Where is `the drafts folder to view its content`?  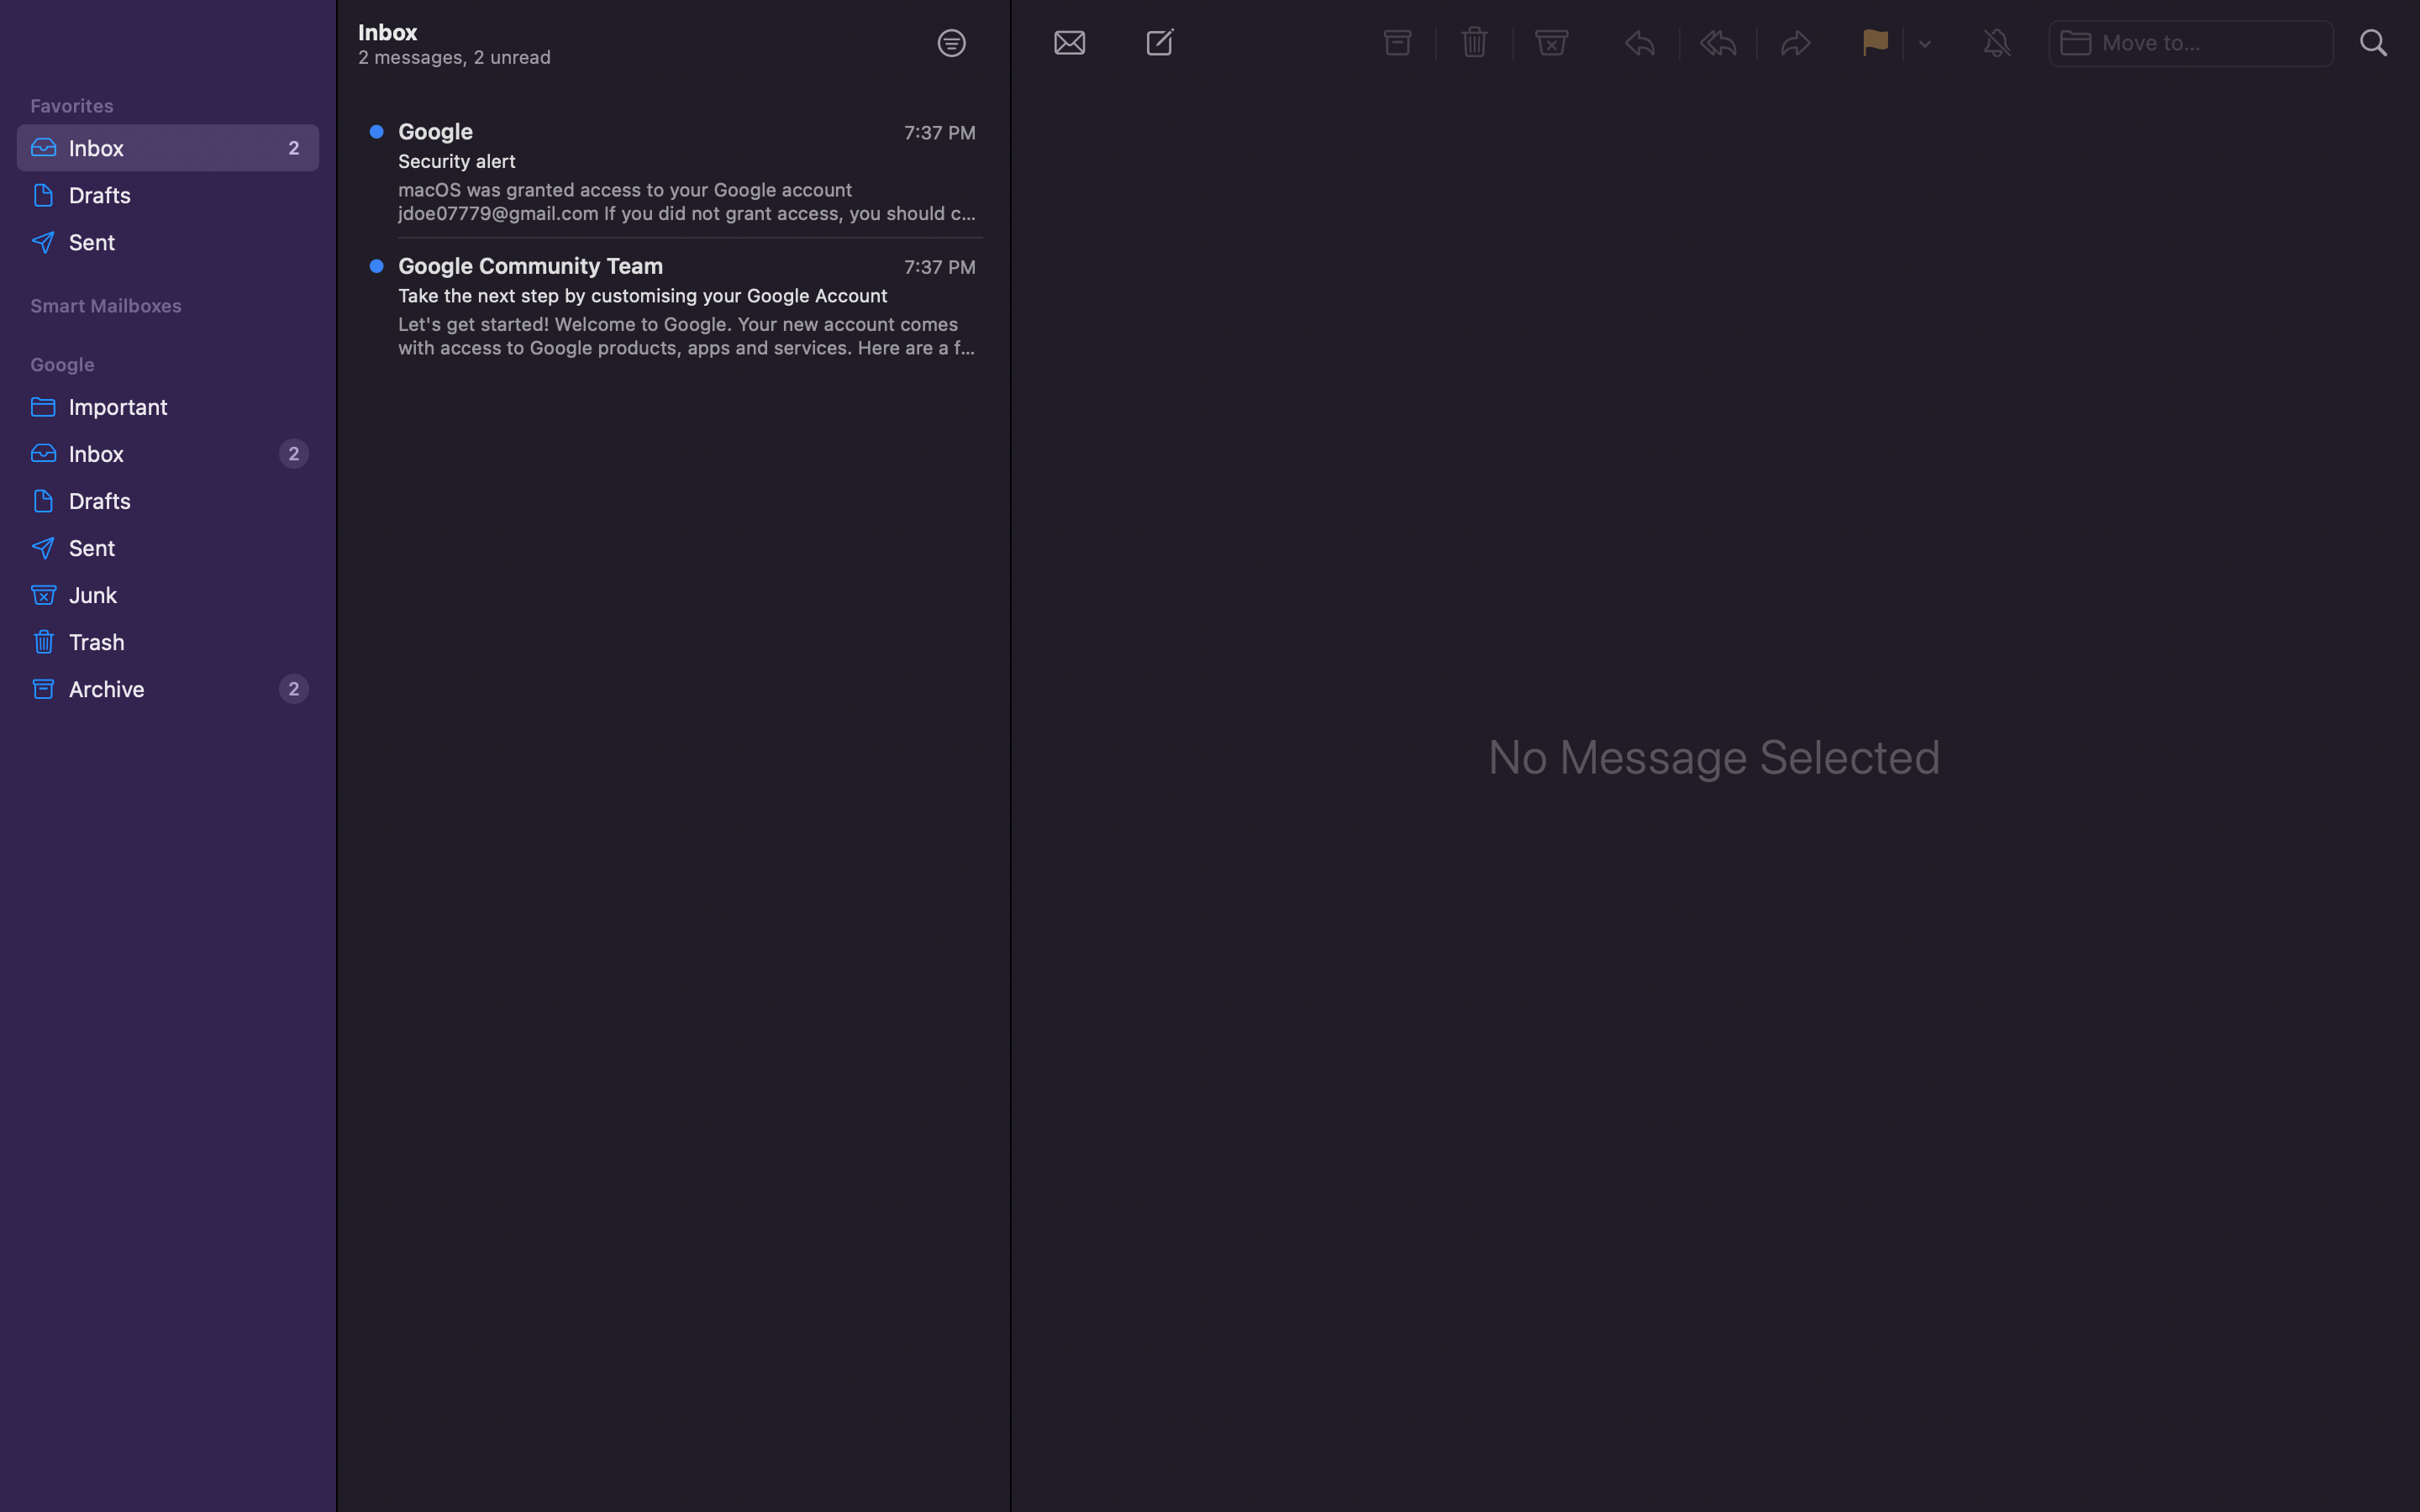
the drafts folder to view its content is located at coordinates (164, 499).